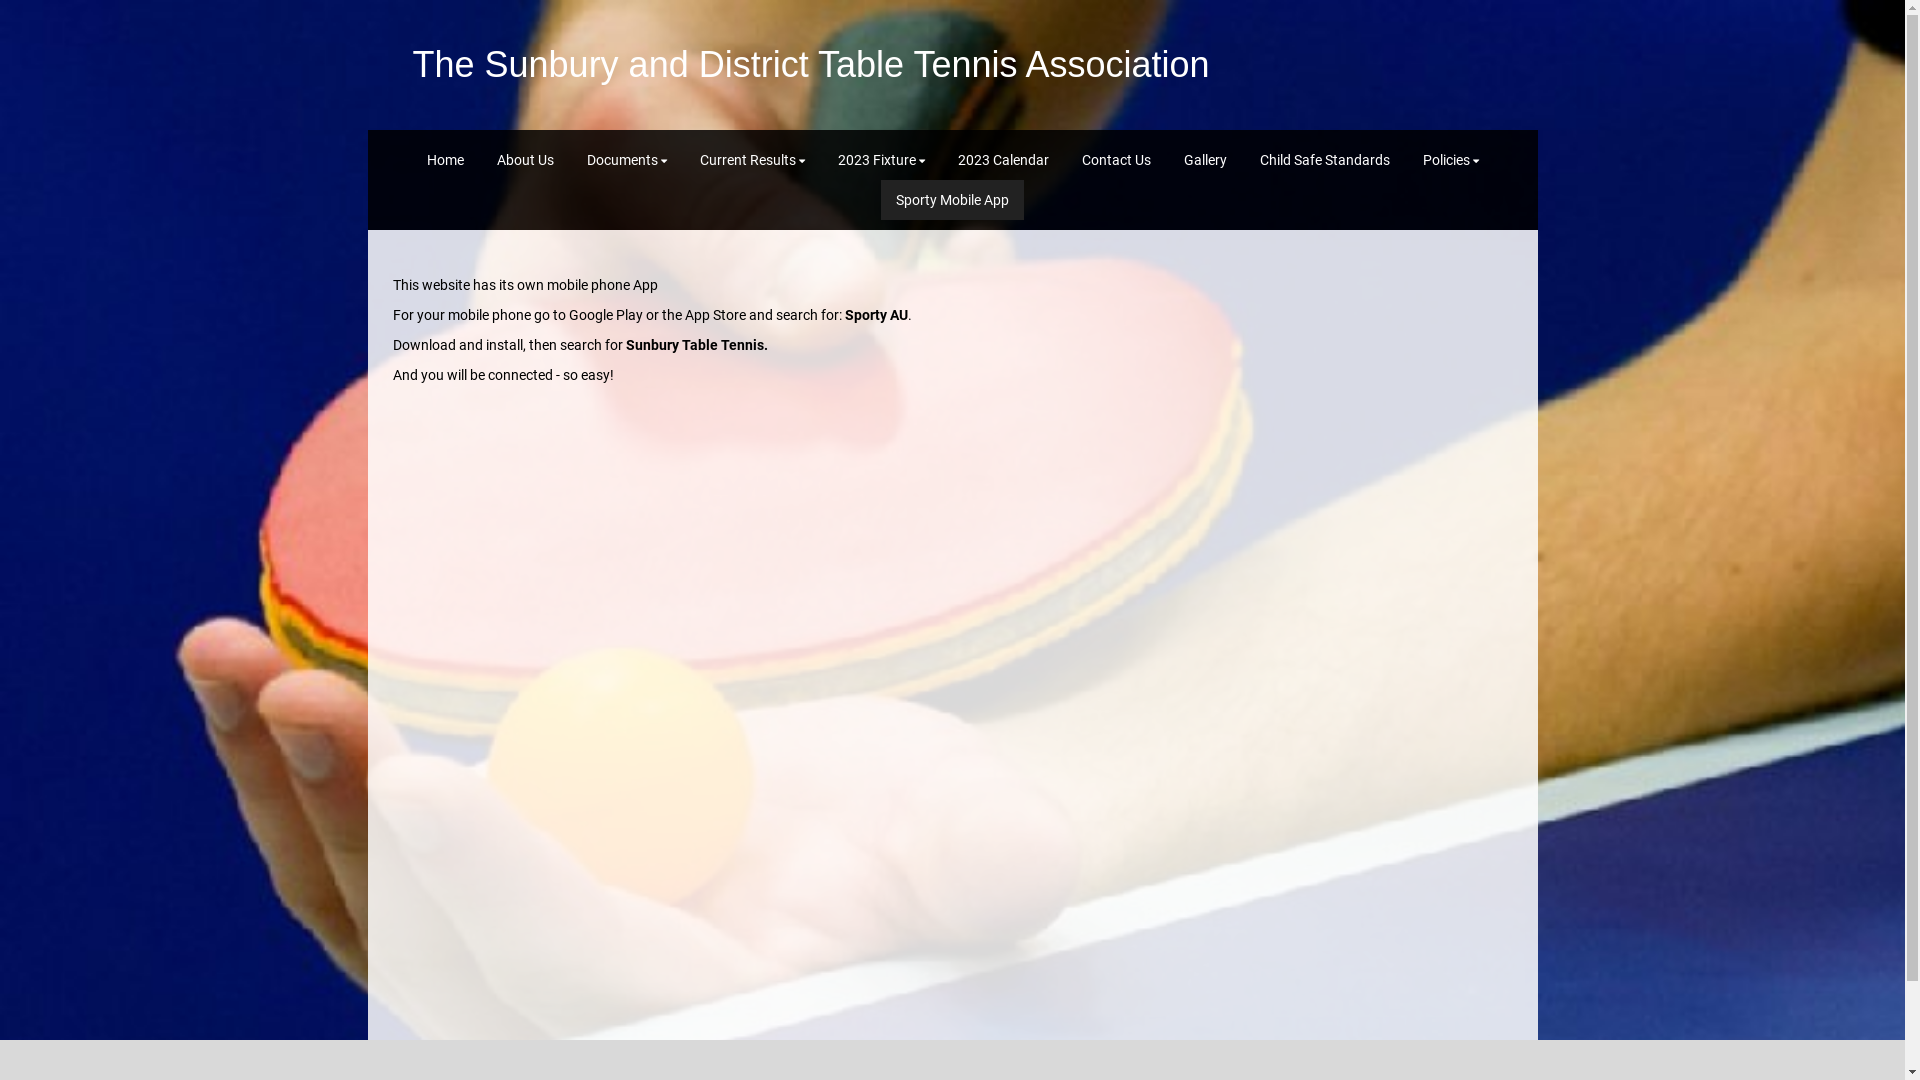 This screenshot has height=1080, width=1920. What do you see at coordinates (1064, 158) in the screenshot?
I see `'Contact Us'` at bounding box center [1064, 158].